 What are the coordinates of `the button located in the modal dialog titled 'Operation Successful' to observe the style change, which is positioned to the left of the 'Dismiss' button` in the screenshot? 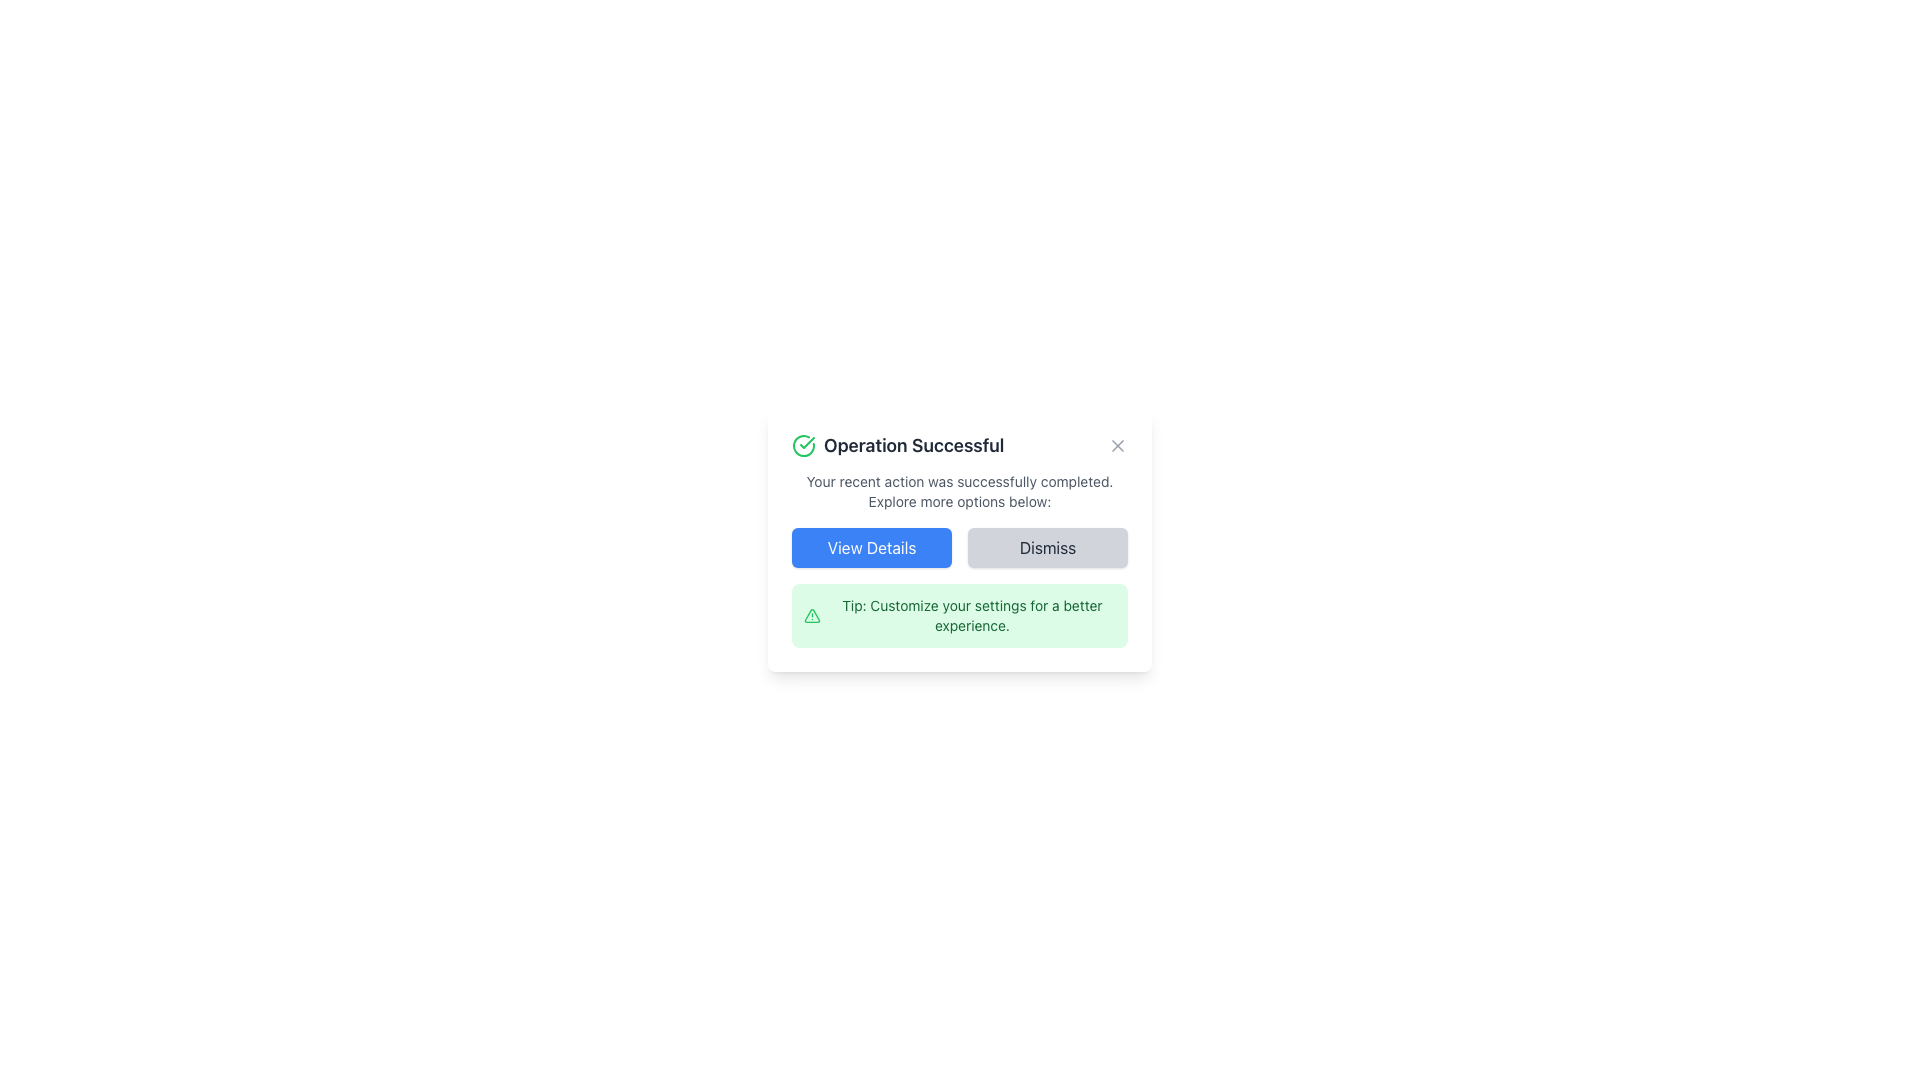 It's located at (872, 547).